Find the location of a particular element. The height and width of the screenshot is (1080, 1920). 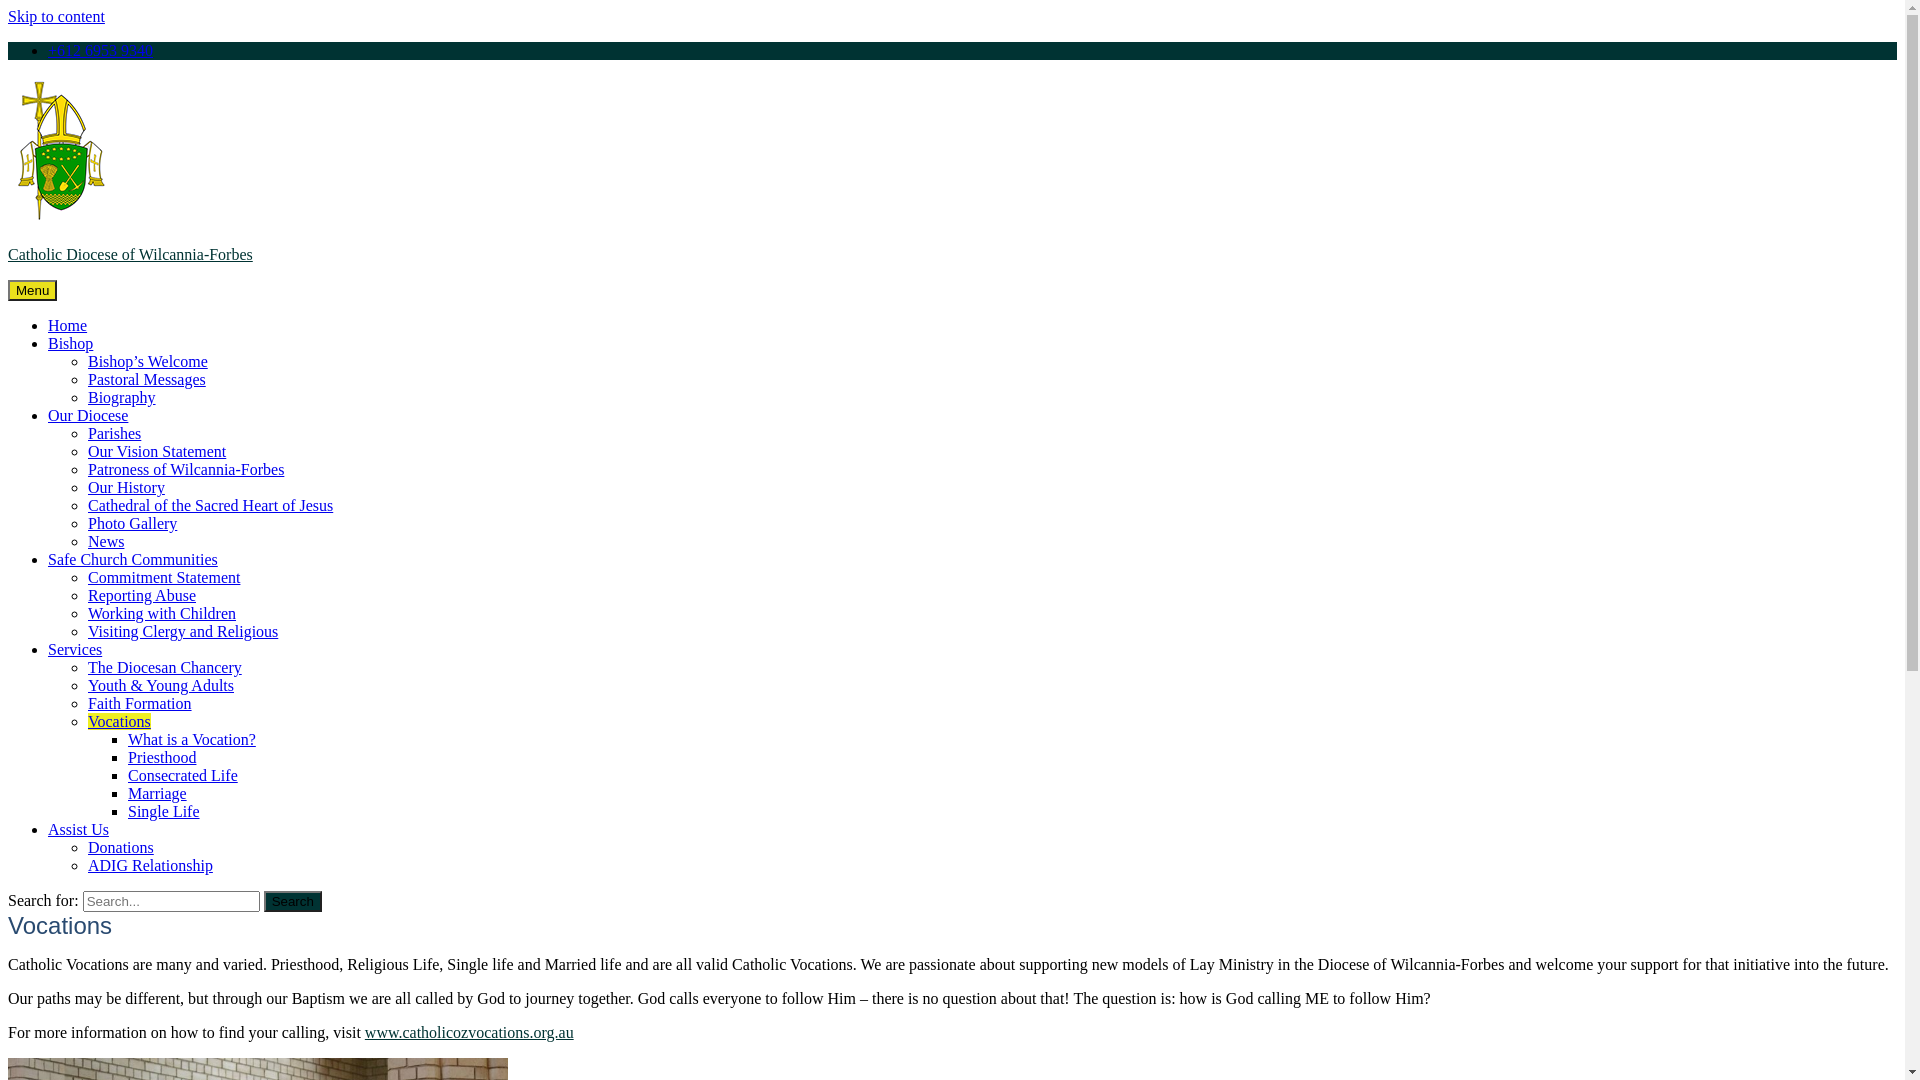

'Our History' is located at coordinates (125, 487).